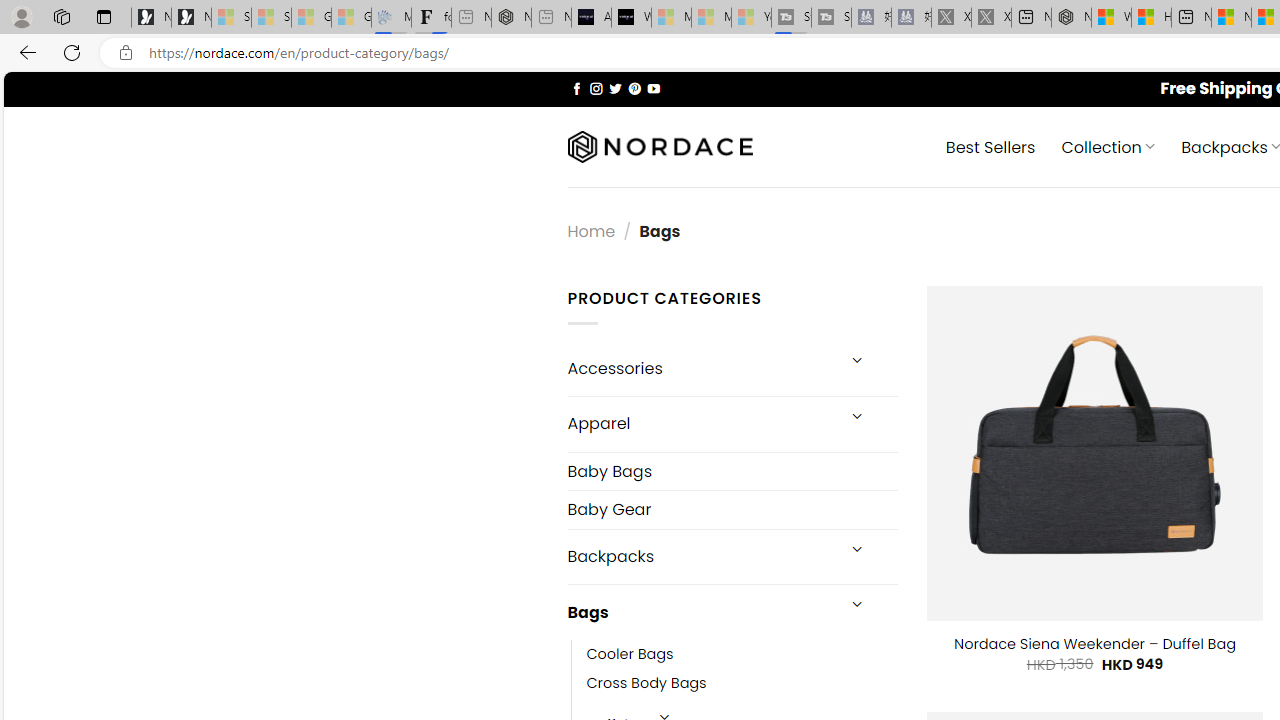  I want to click on 'Follow on YouTube', so click(653, 87).